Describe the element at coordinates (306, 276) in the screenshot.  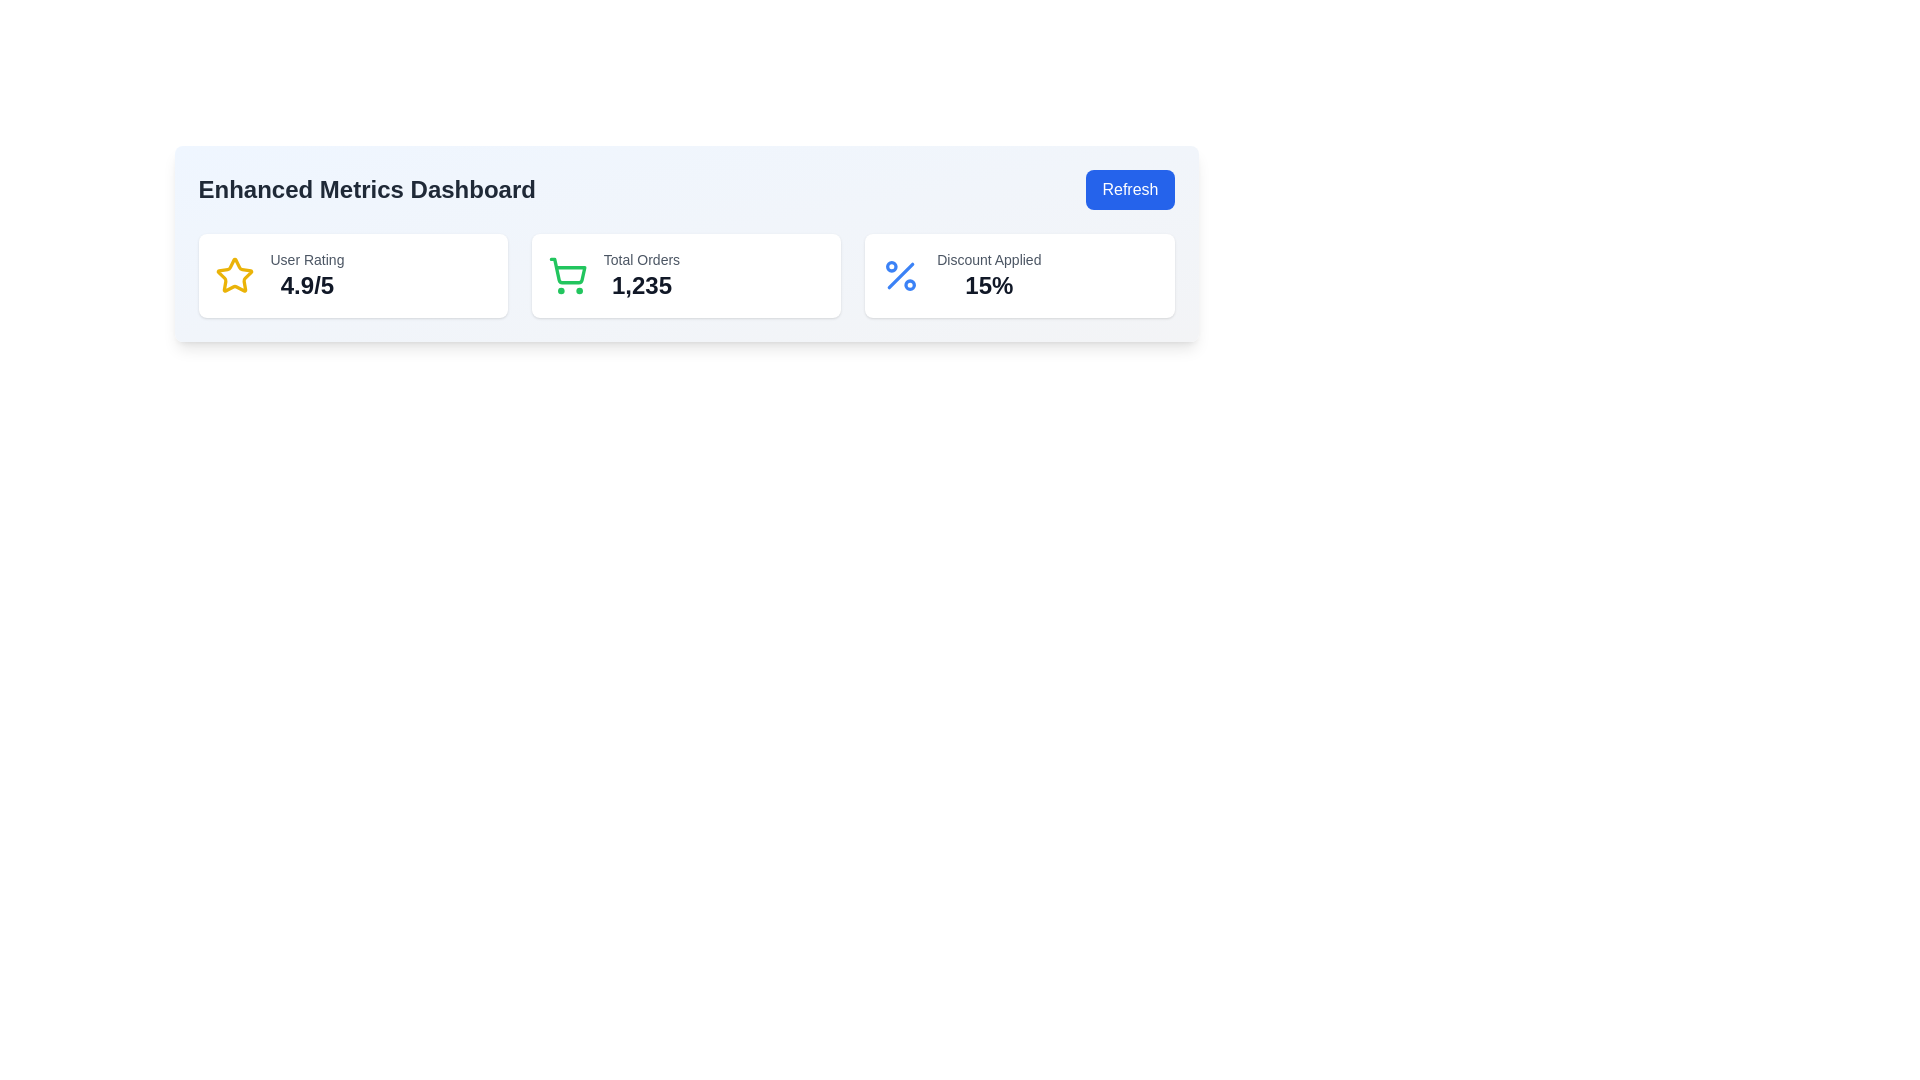
I see `the User Rating textual information block, which displays 'User Rating' in small gray text above '4.9/5' in bold, large black text` at that location.